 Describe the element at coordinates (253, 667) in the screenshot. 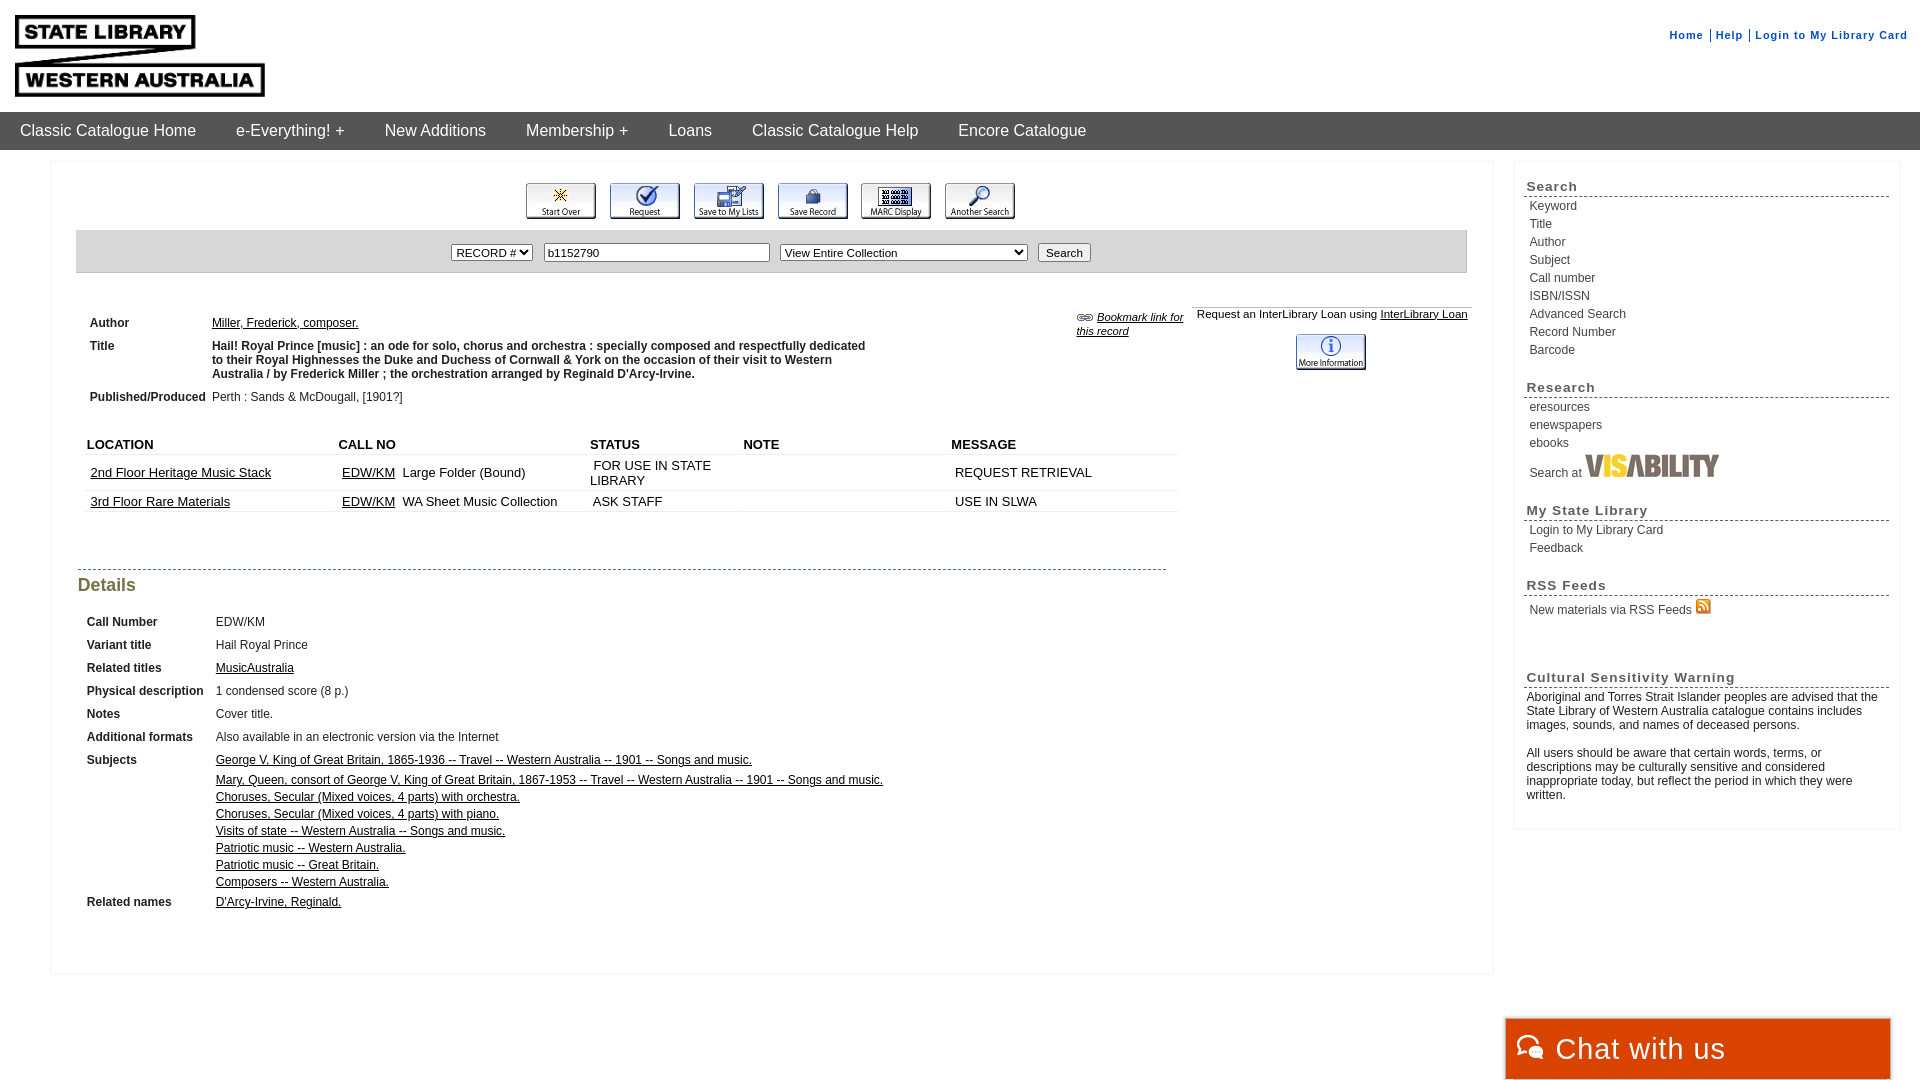

I see `'MusicAustralia'` at that location.